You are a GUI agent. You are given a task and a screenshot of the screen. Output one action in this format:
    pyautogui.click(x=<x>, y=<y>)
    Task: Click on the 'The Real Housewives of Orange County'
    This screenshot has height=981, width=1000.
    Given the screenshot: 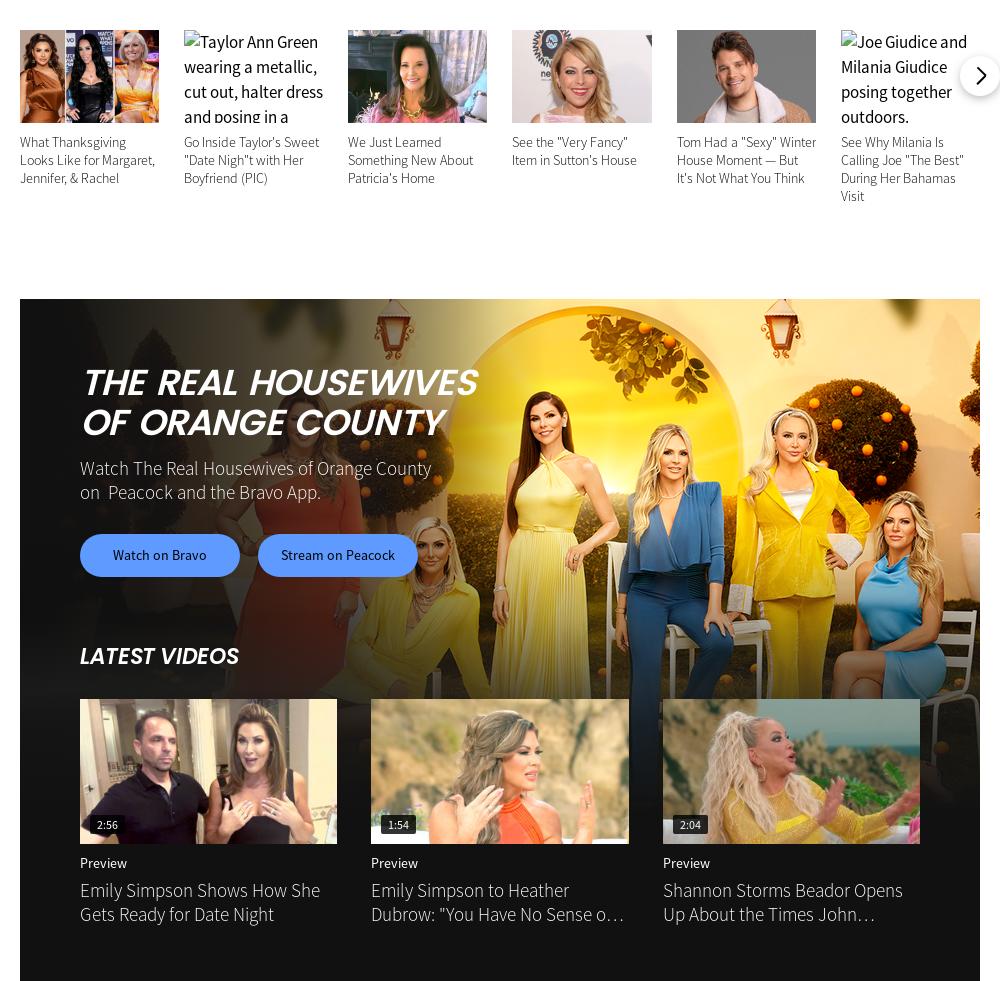 What is the action you would take?
    pyautogui.click(x=277, y=403)
    